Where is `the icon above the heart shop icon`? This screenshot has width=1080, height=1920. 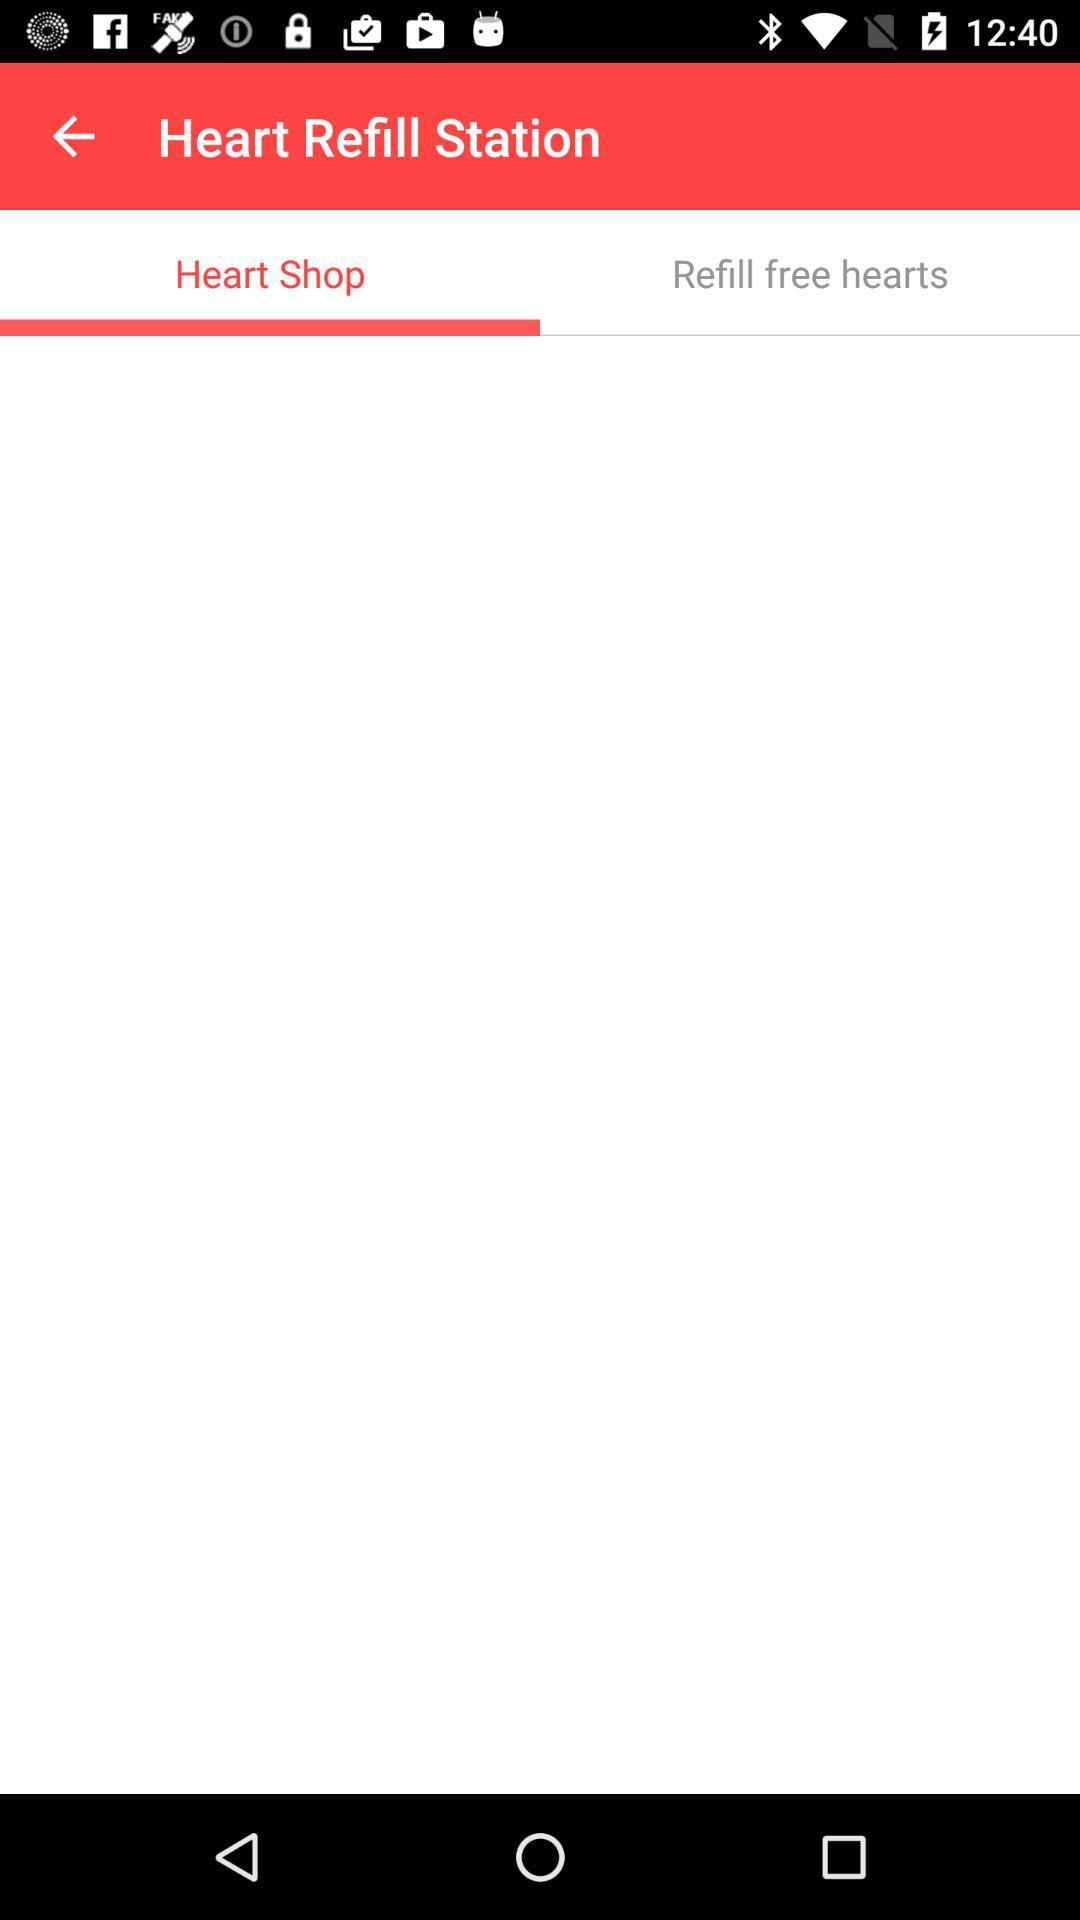 the icon above the heart shop icon is located at coordinates (72, 135).